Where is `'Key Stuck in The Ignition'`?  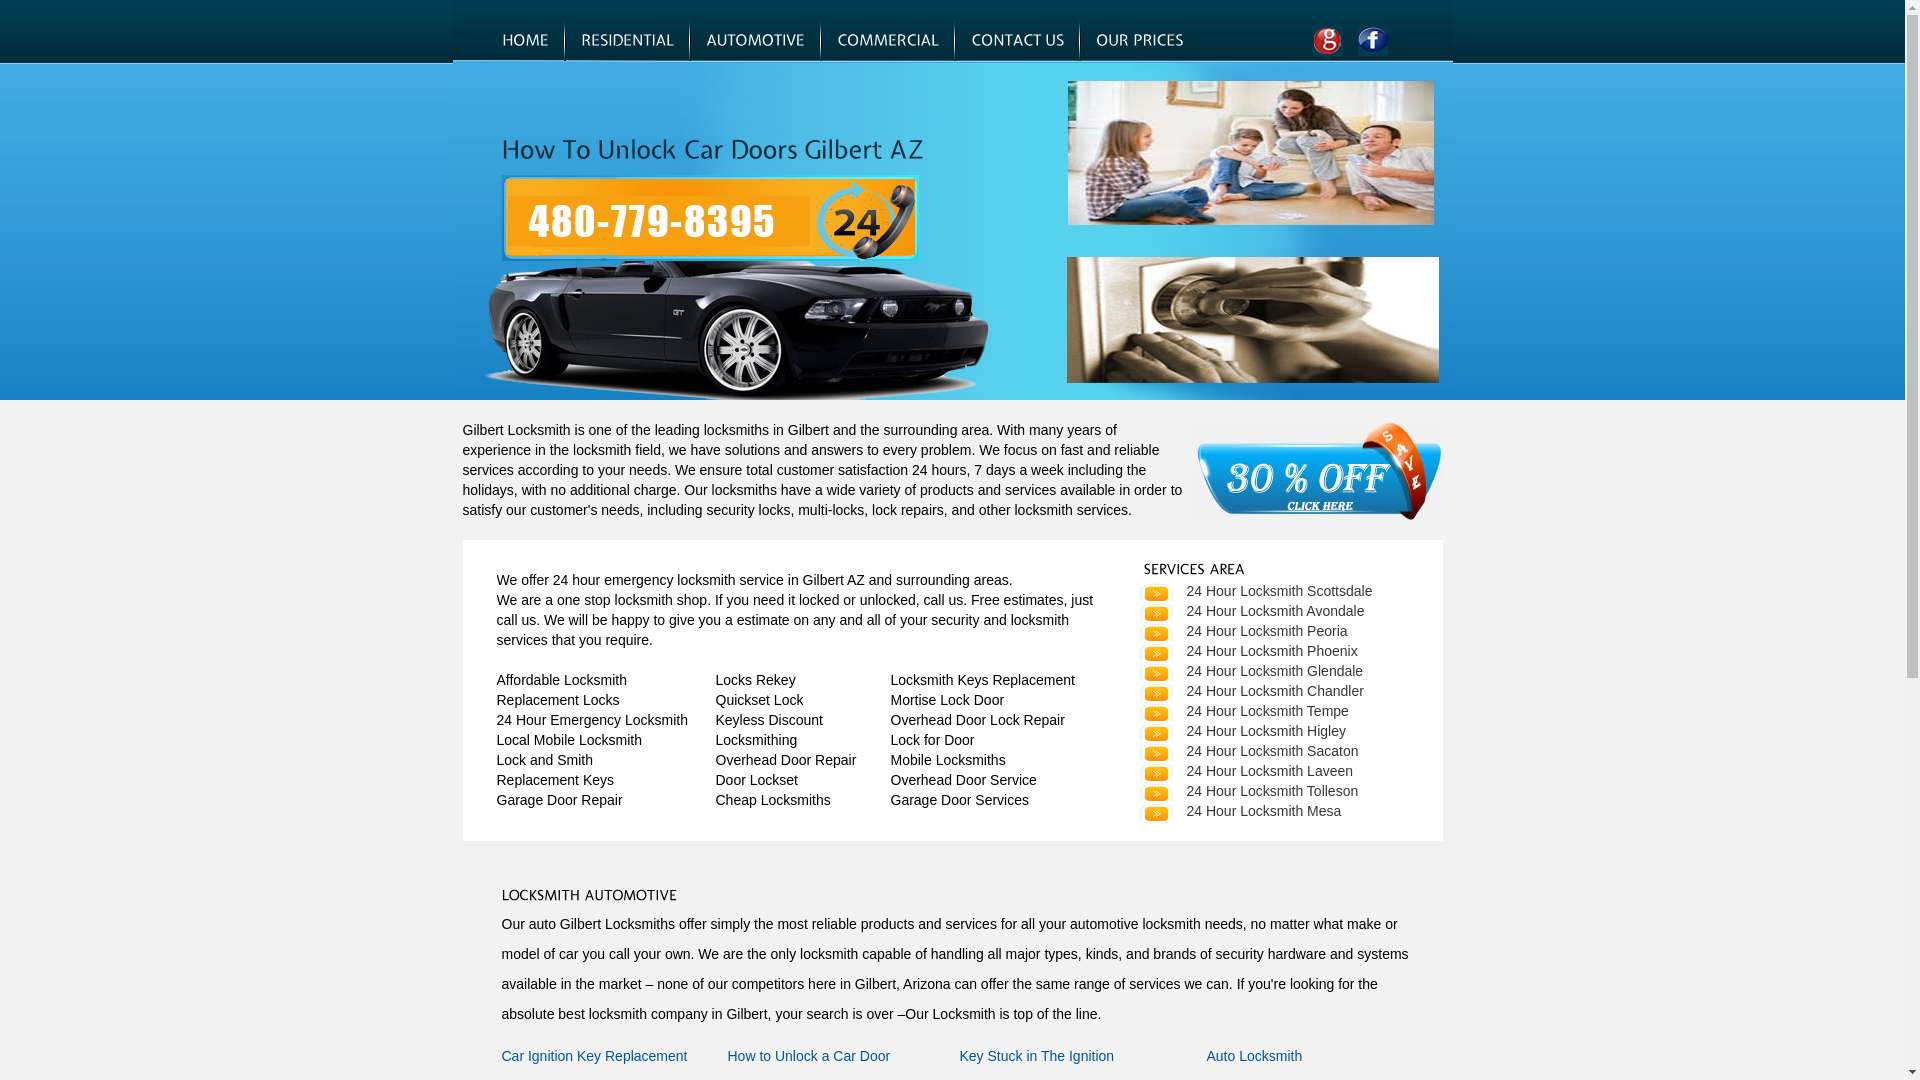 'Key Stuck in The Ignition' is located at coordinates (1037, 1055).